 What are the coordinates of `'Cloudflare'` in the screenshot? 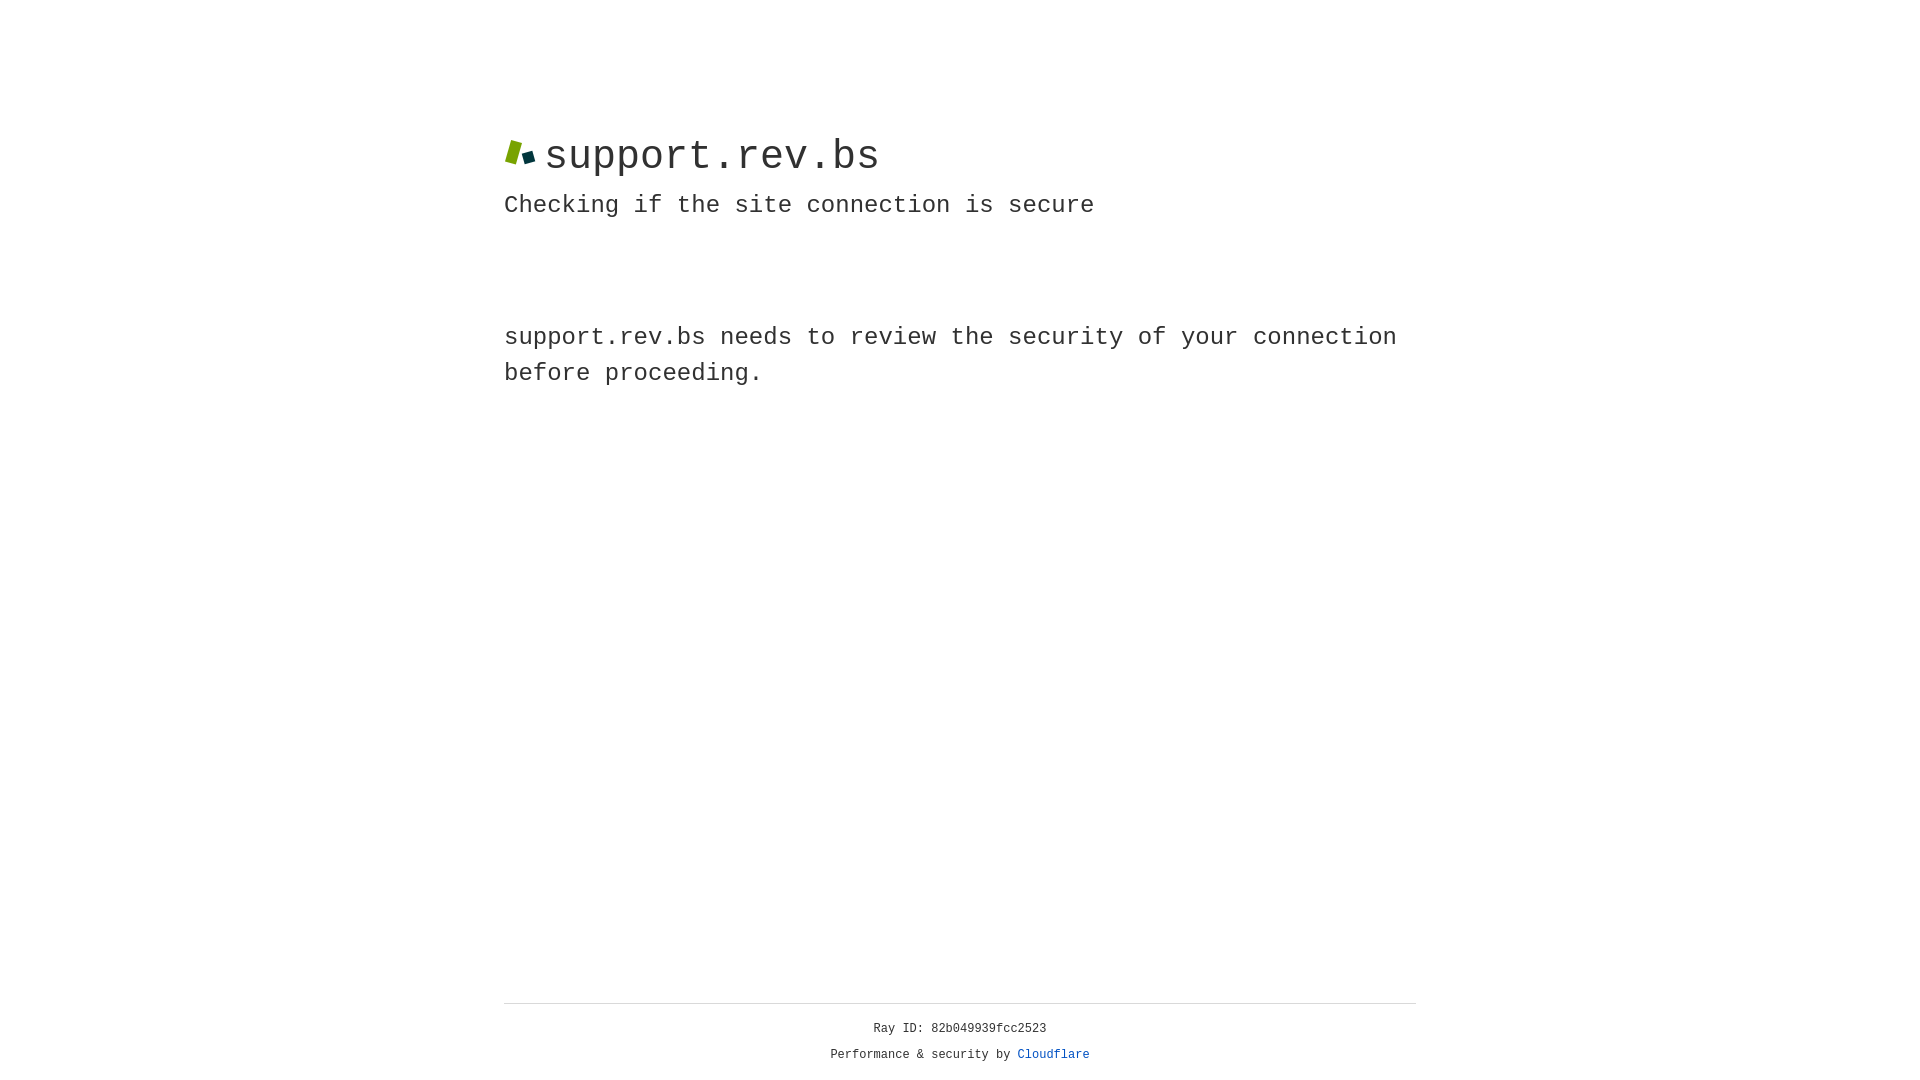 It's located at (1053, 1054).